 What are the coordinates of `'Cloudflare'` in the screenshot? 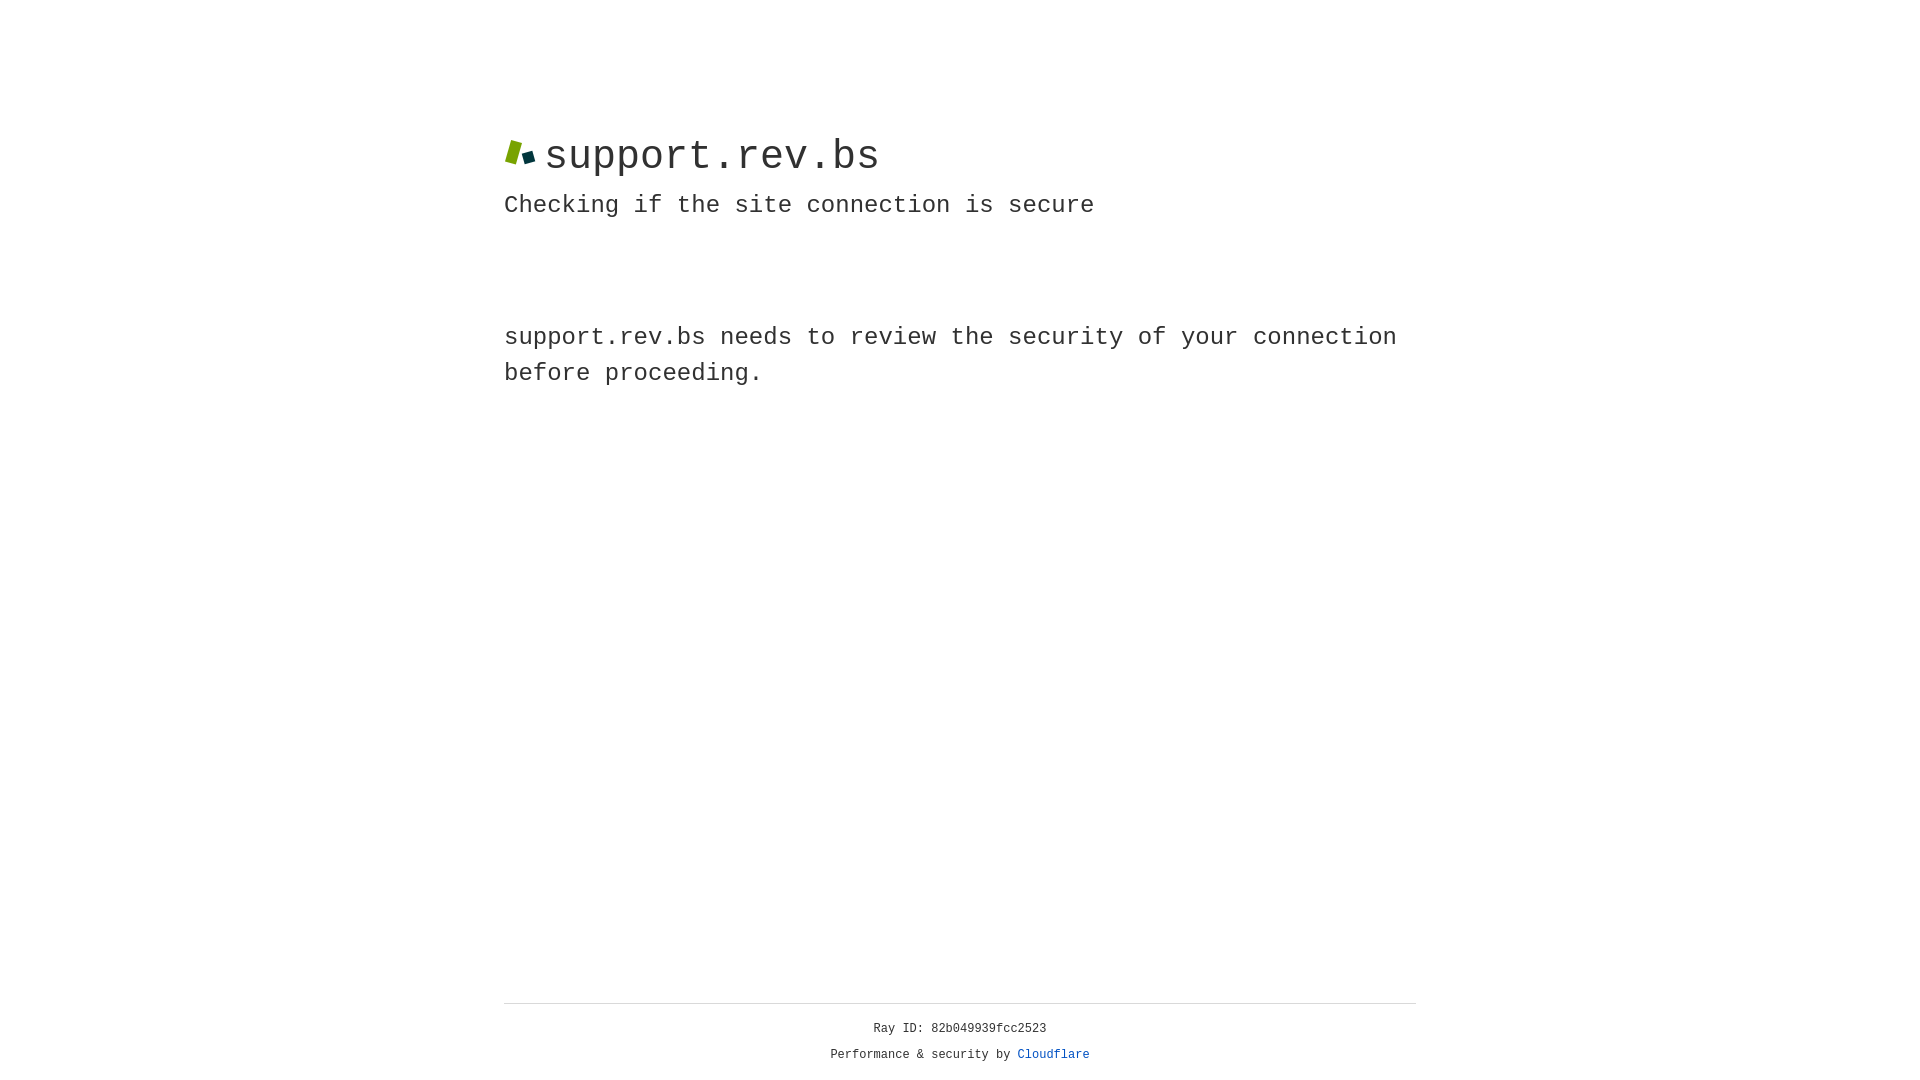 It's located at (1053, 1054).